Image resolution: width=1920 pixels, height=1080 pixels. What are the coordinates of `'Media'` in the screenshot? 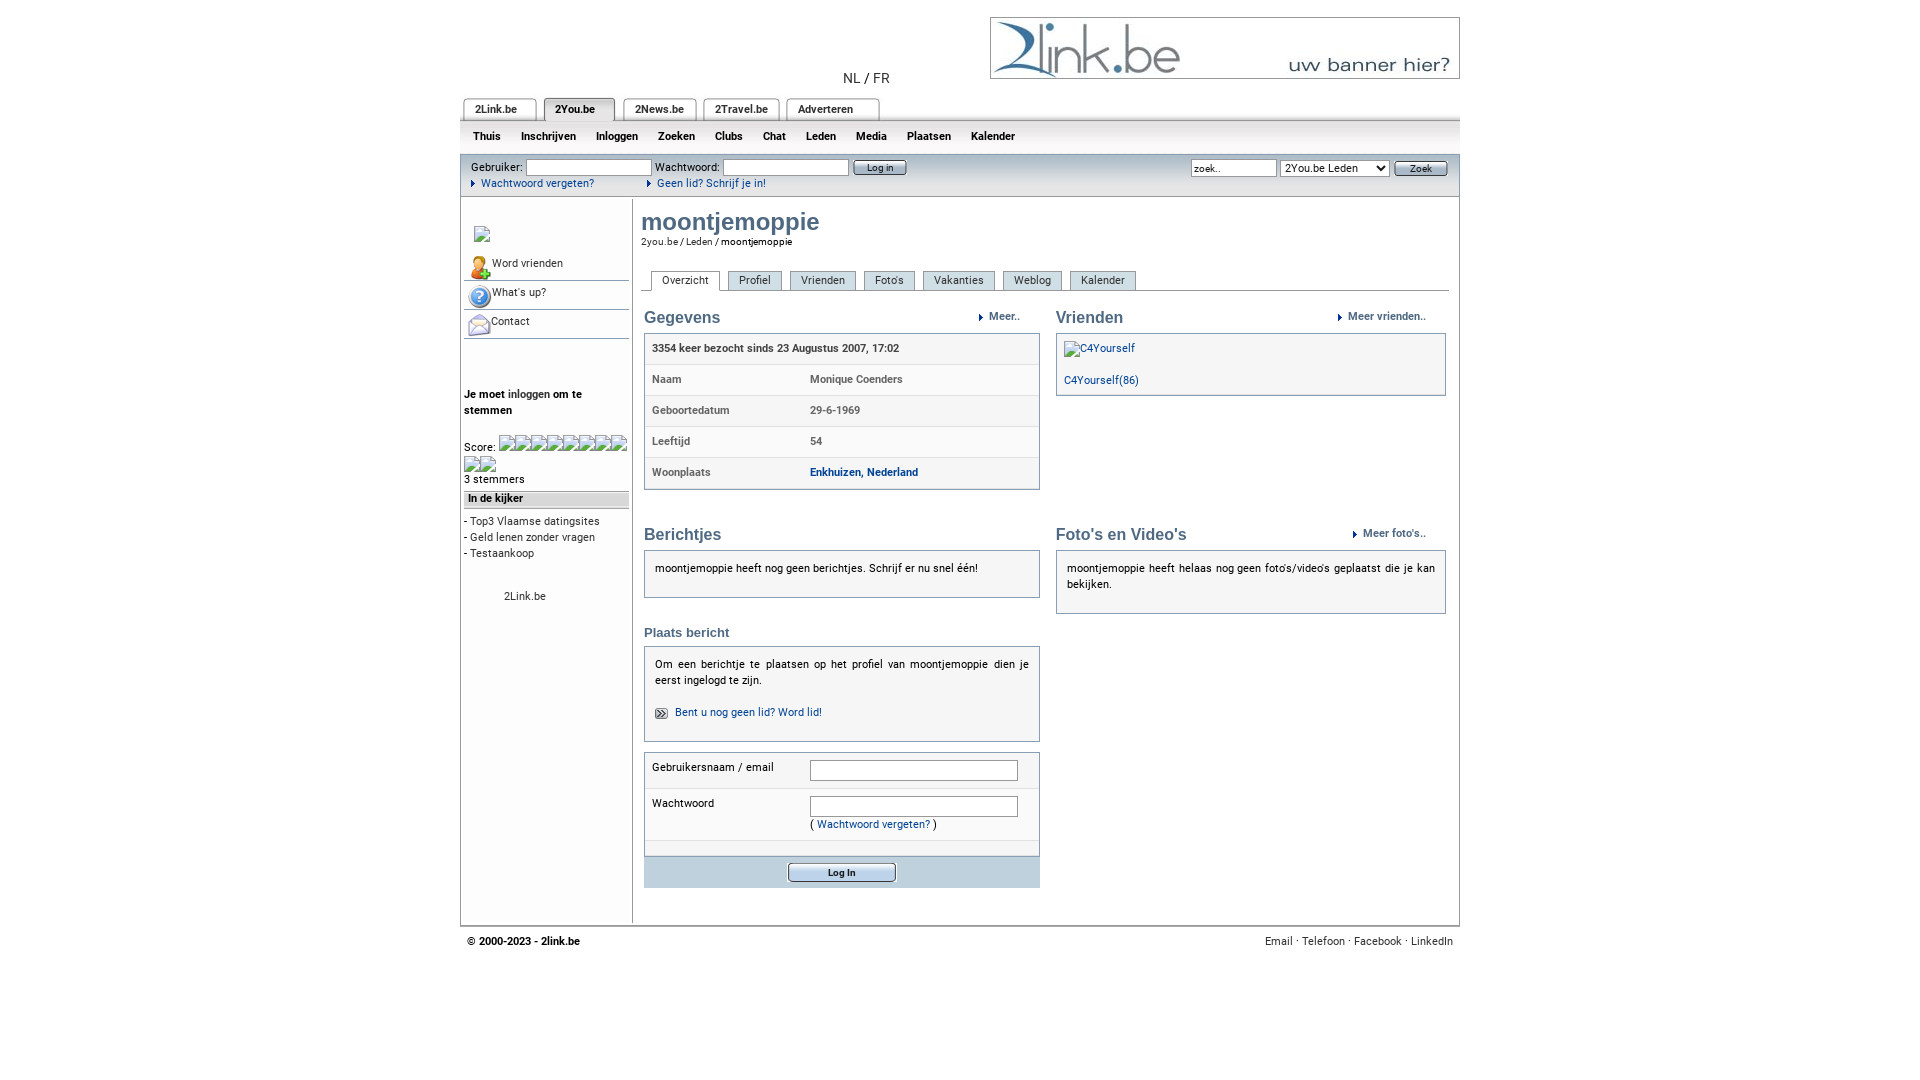 It's located at (871, 135).